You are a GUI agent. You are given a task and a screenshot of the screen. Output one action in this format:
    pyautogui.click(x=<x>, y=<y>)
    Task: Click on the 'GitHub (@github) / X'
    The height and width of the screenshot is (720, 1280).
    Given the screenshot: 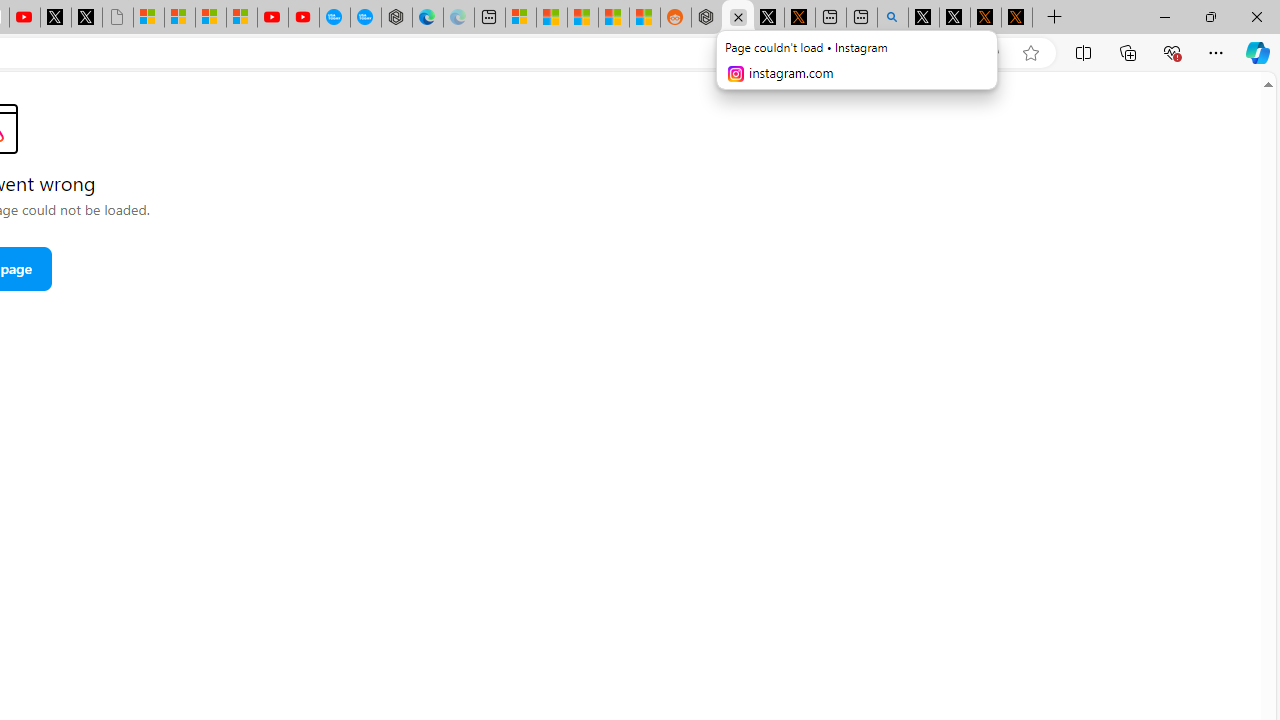 What is the action you would take?
    pyautogui.click(x=953, y=17)
    